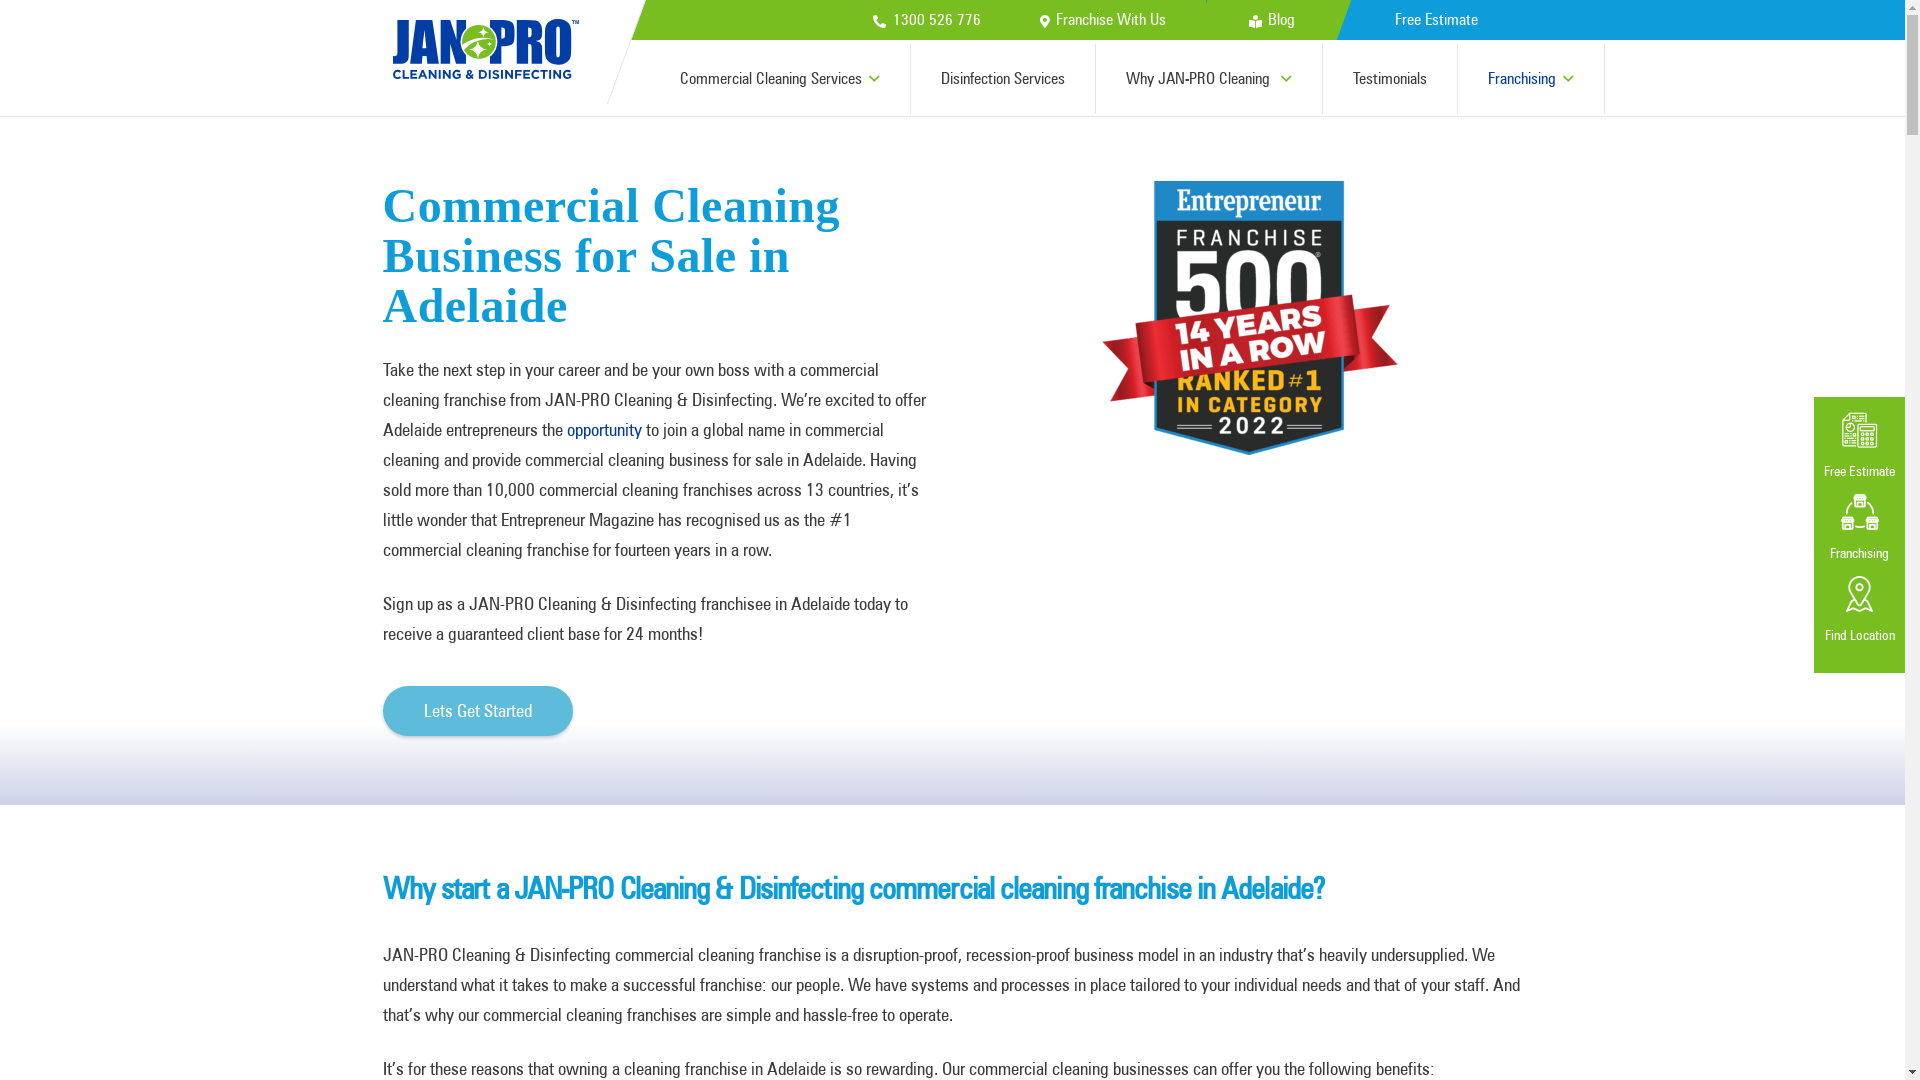 This screenshot has height=1080, width=1920. What do you see at coordinates (1434, 19) in the screenshot?
I see `'Free Estimate'` at bounding box center [1434, 19].